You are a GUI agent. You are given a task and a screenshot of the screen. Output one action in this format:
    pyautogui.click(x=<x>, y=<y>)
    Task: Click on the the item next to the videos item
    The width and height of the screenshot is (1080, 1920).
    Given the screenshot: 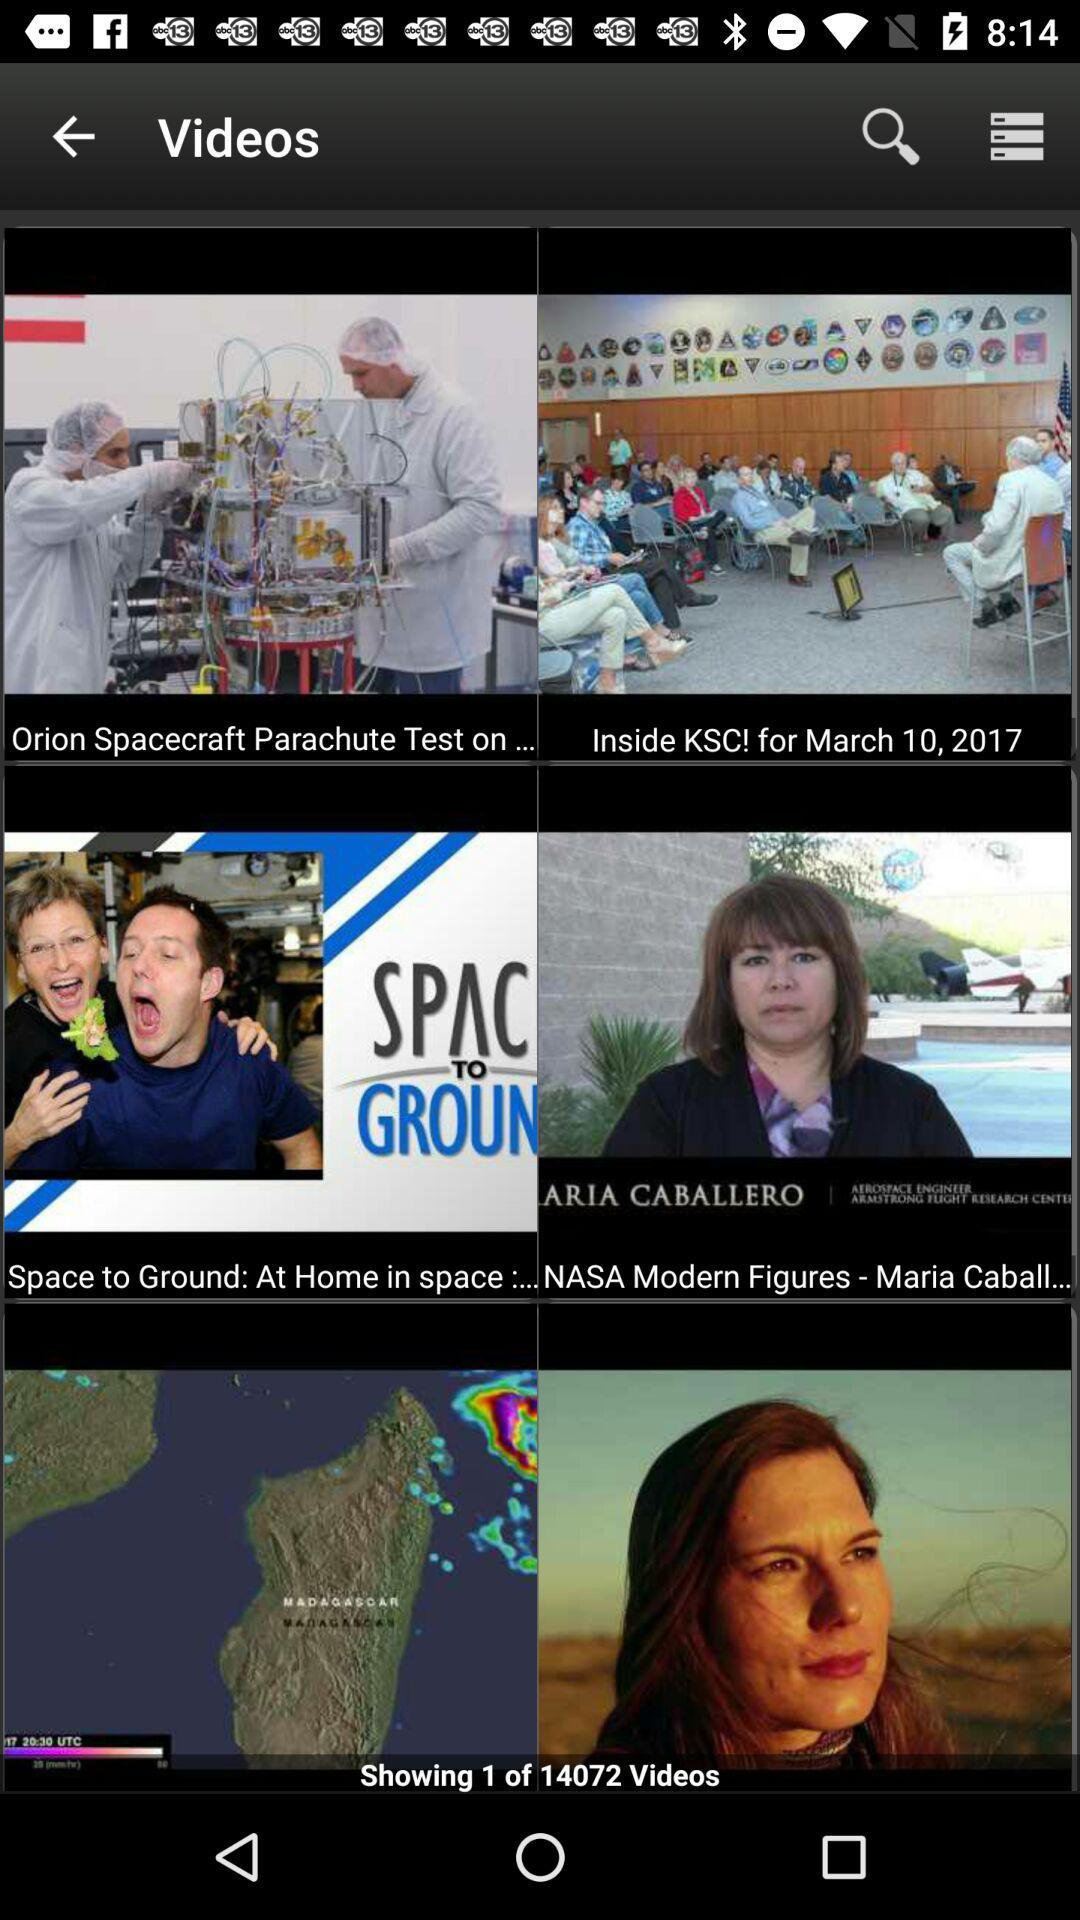 What is the action you would take?
    pyautogui.click(x=72, y=135)
    